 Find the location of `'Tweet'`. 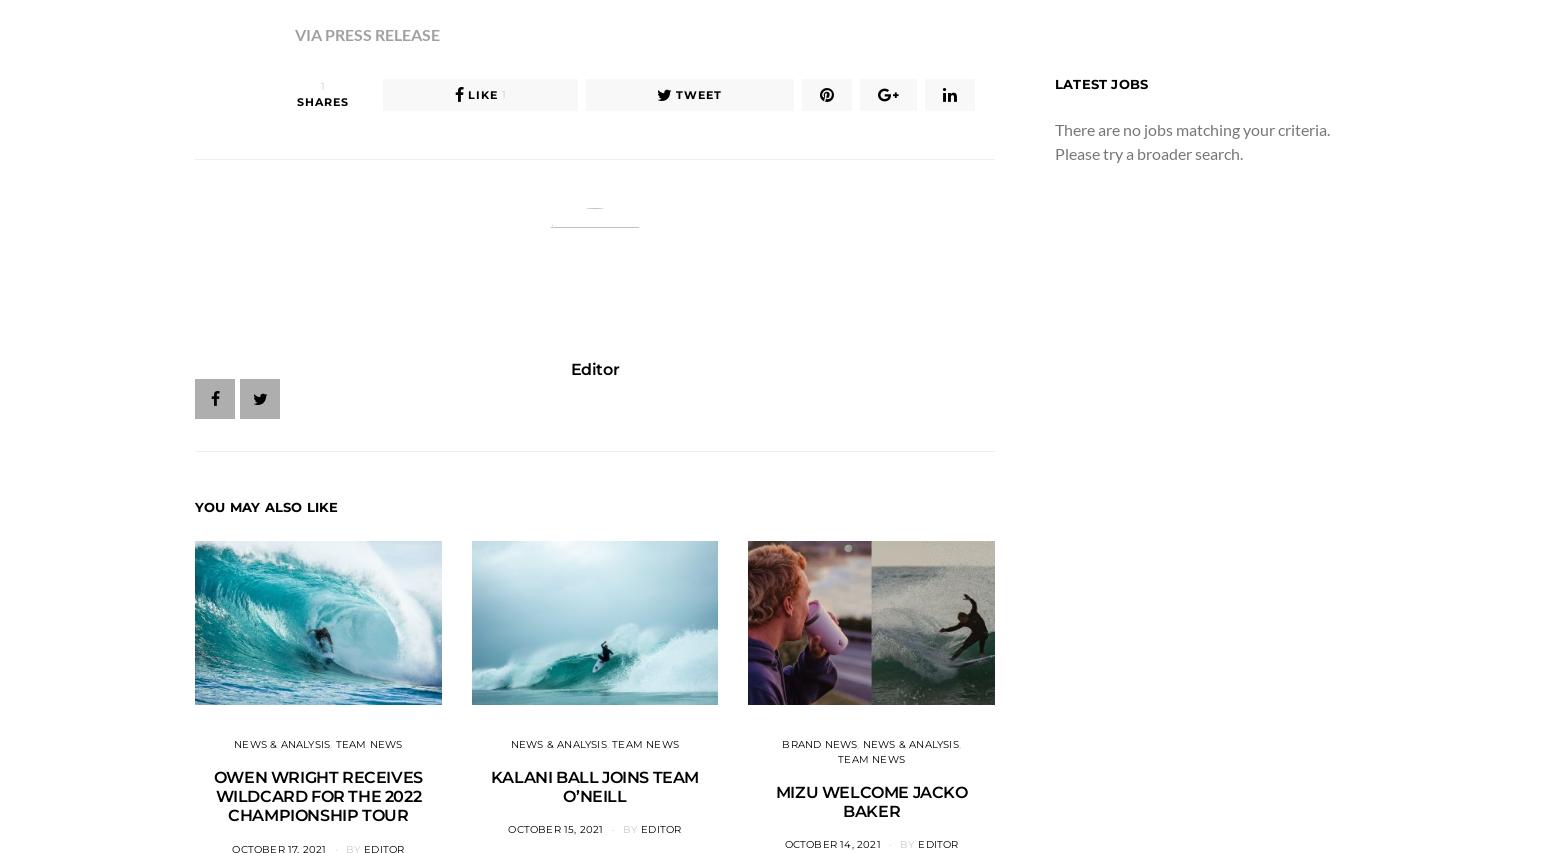

'Tweet' is located at coordinates (699, 93).